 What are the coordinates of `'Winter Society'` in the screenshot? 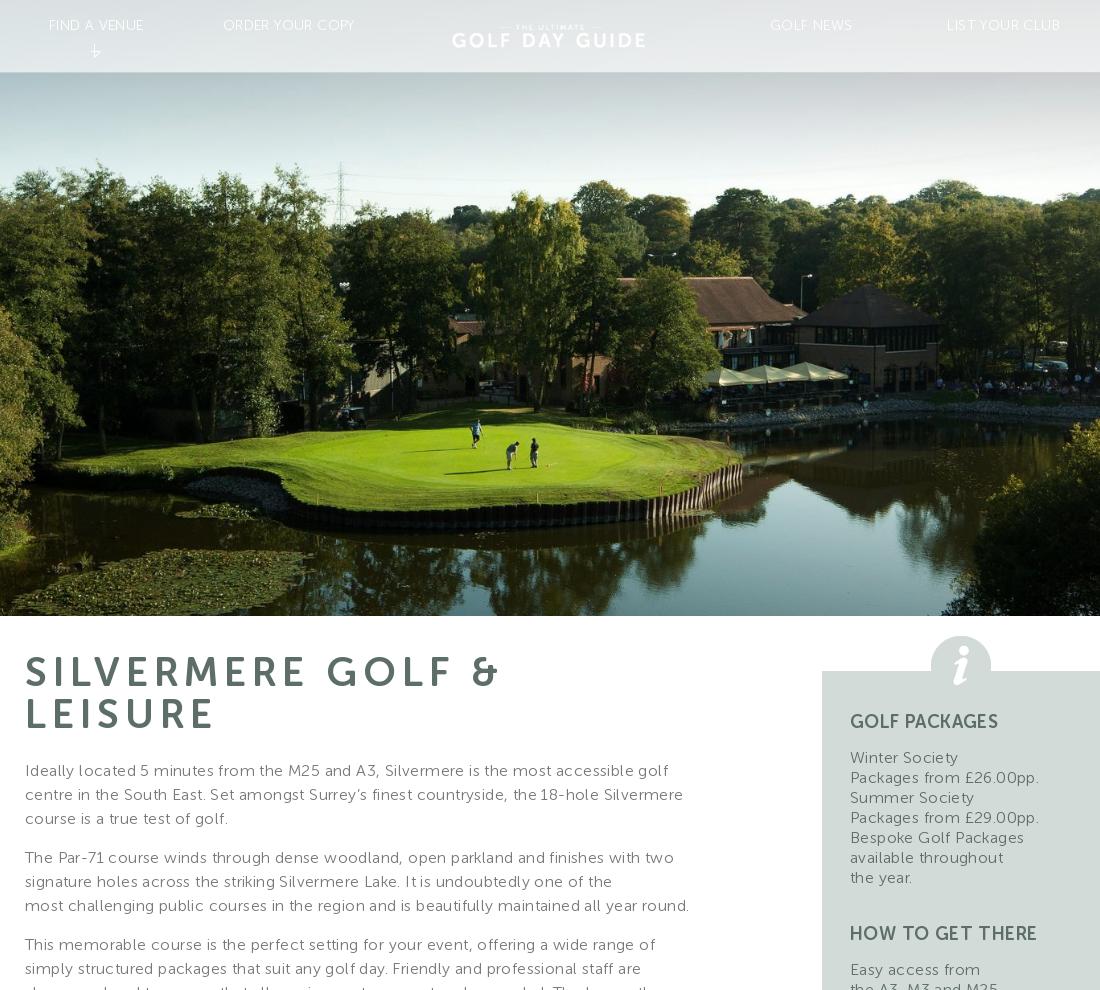 It's located at (903, 757).